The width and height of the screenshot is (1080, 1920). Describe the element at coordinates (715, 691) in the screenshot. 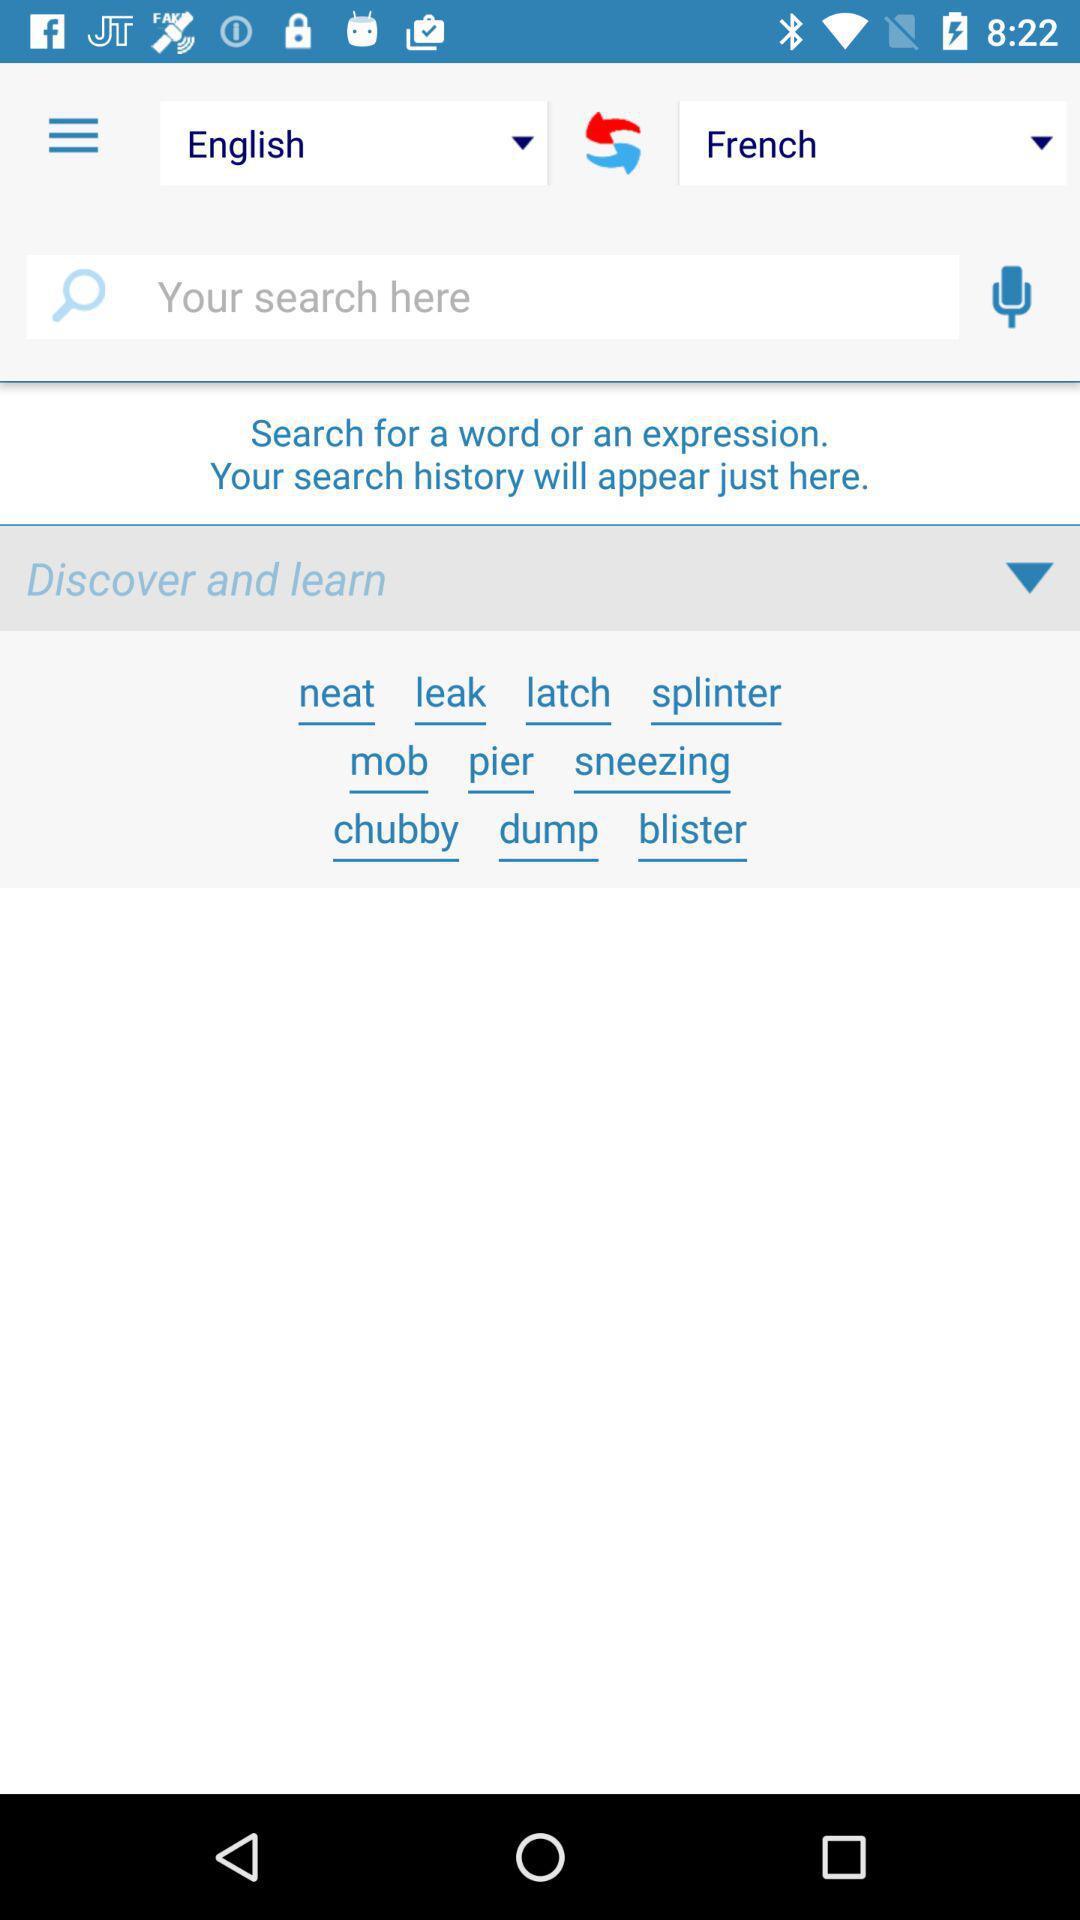

I see `the icon next to latch icon` at that location.